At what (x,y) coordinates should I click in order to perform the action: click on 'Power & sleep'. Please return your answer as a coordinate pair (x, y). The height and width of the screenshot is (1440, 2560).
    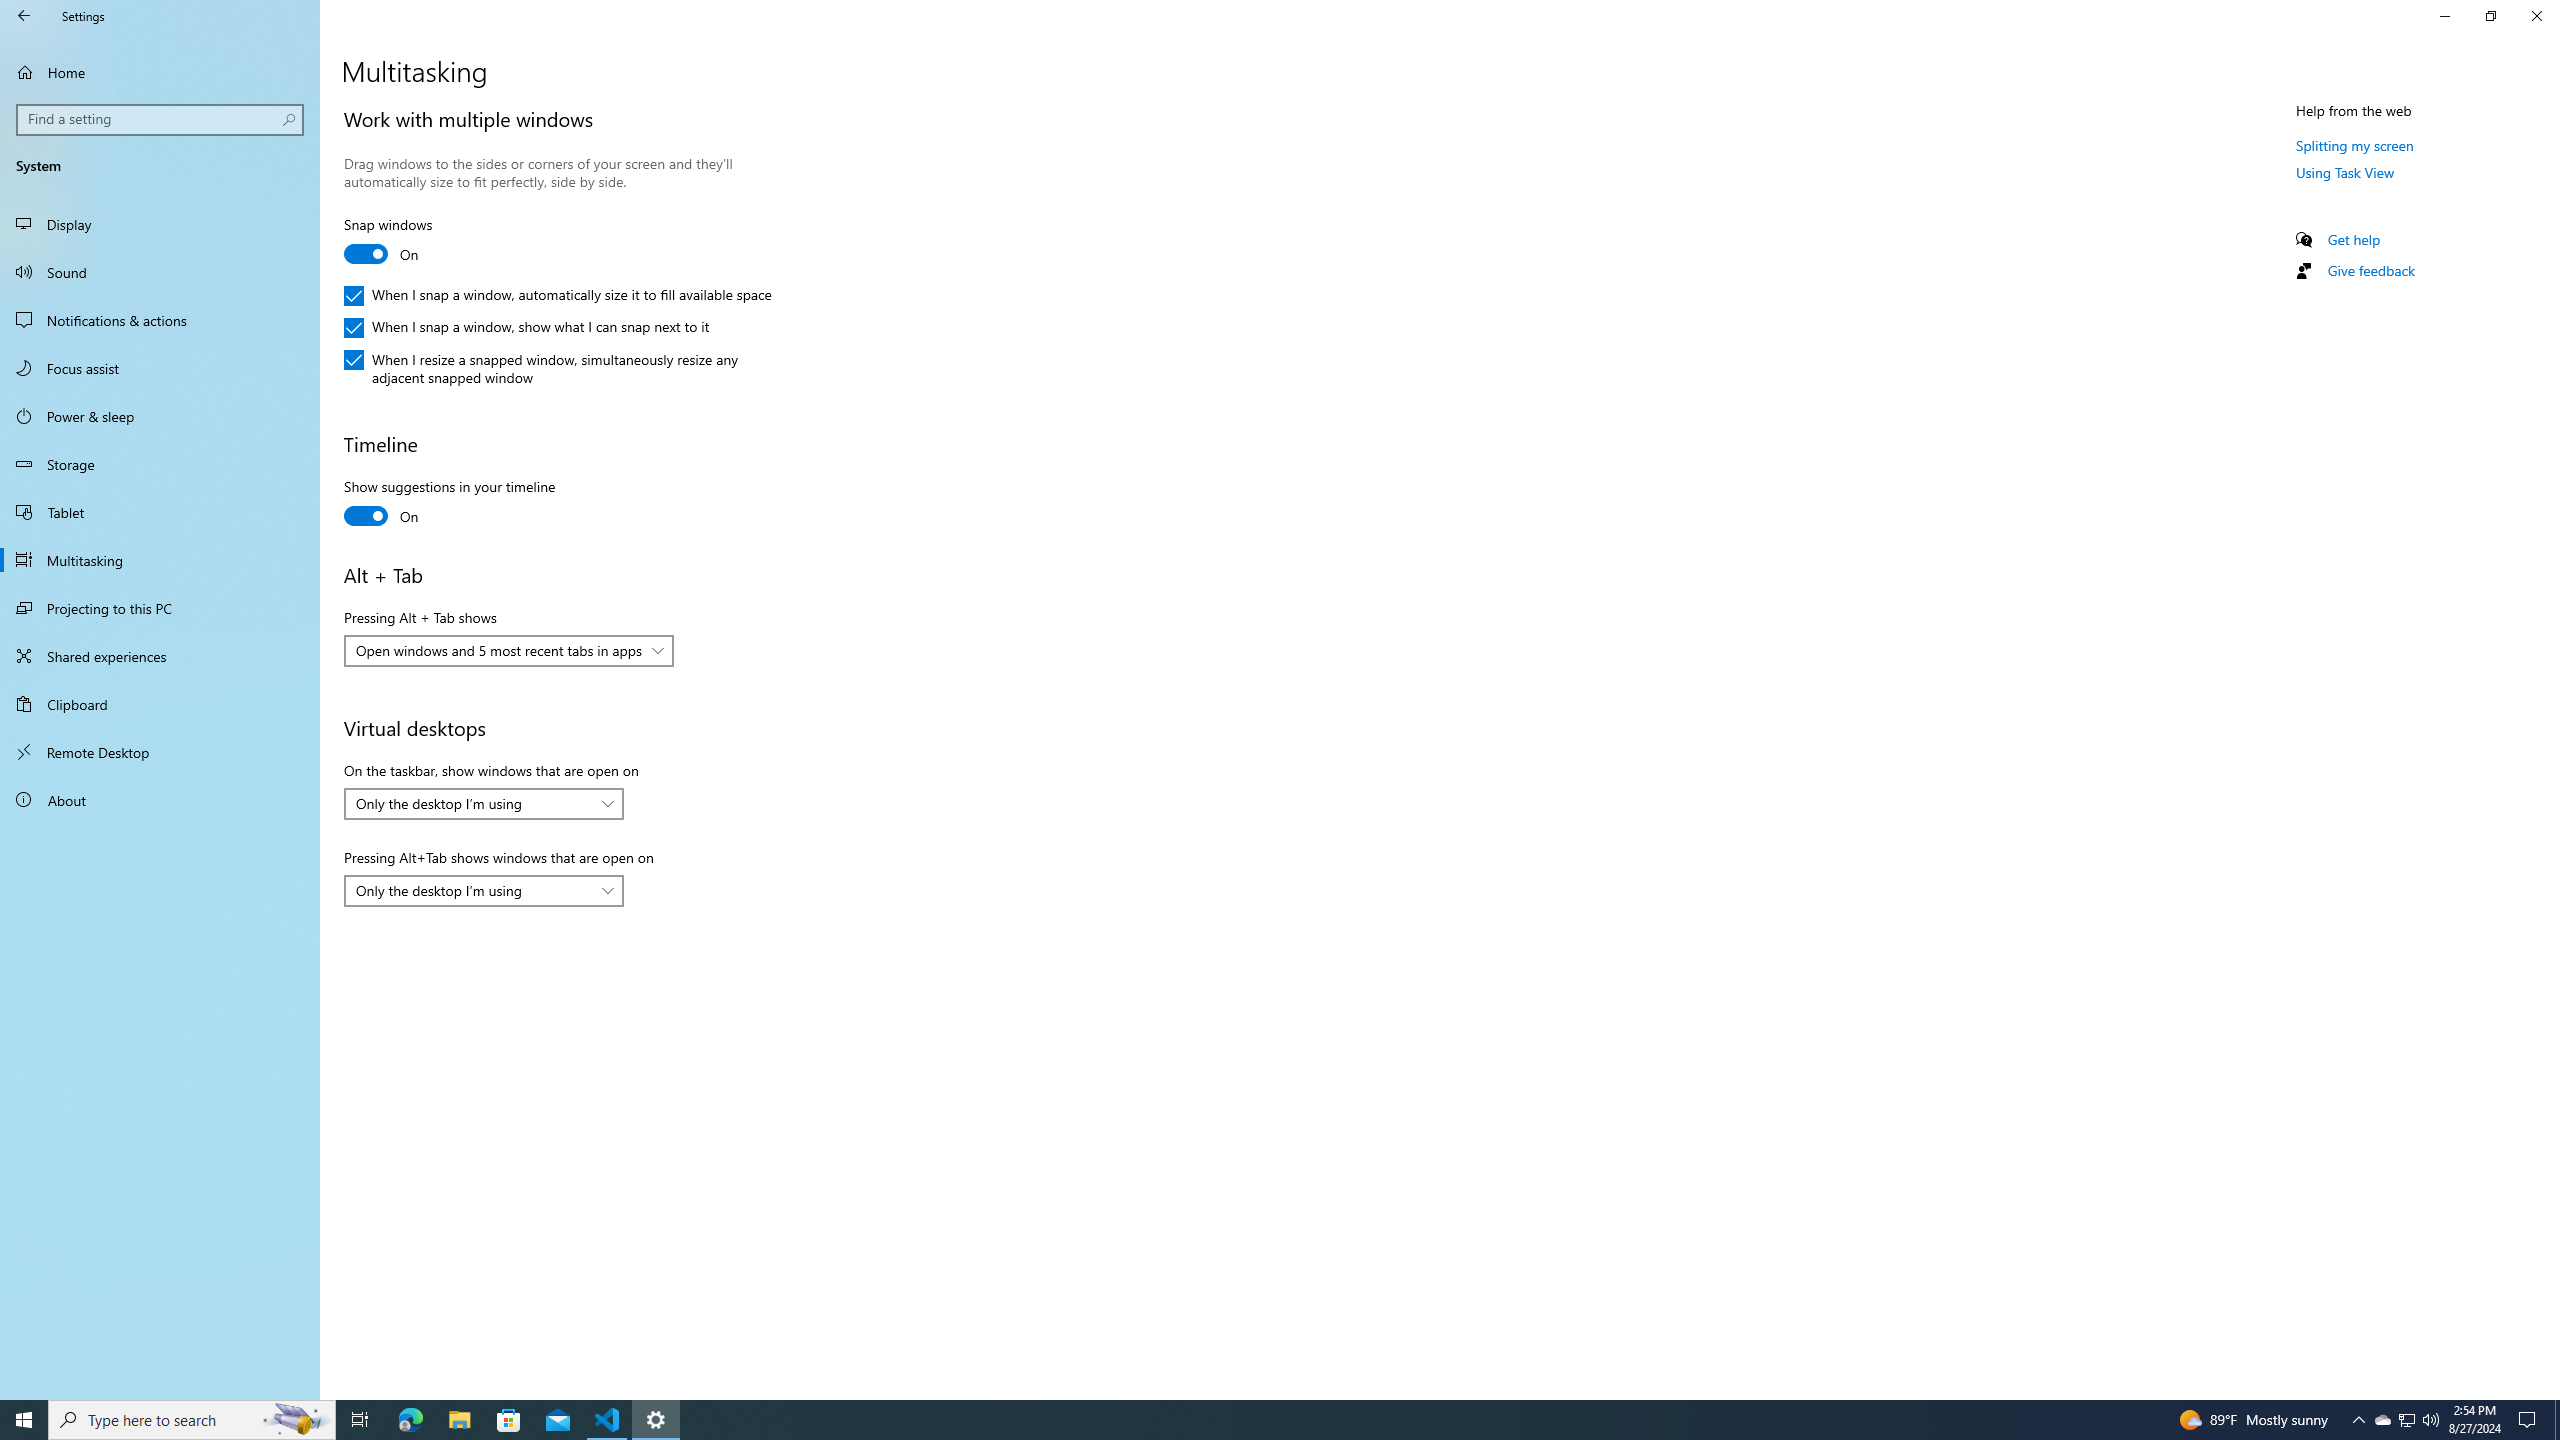
    Looking at the image, I should click on (159, 415).